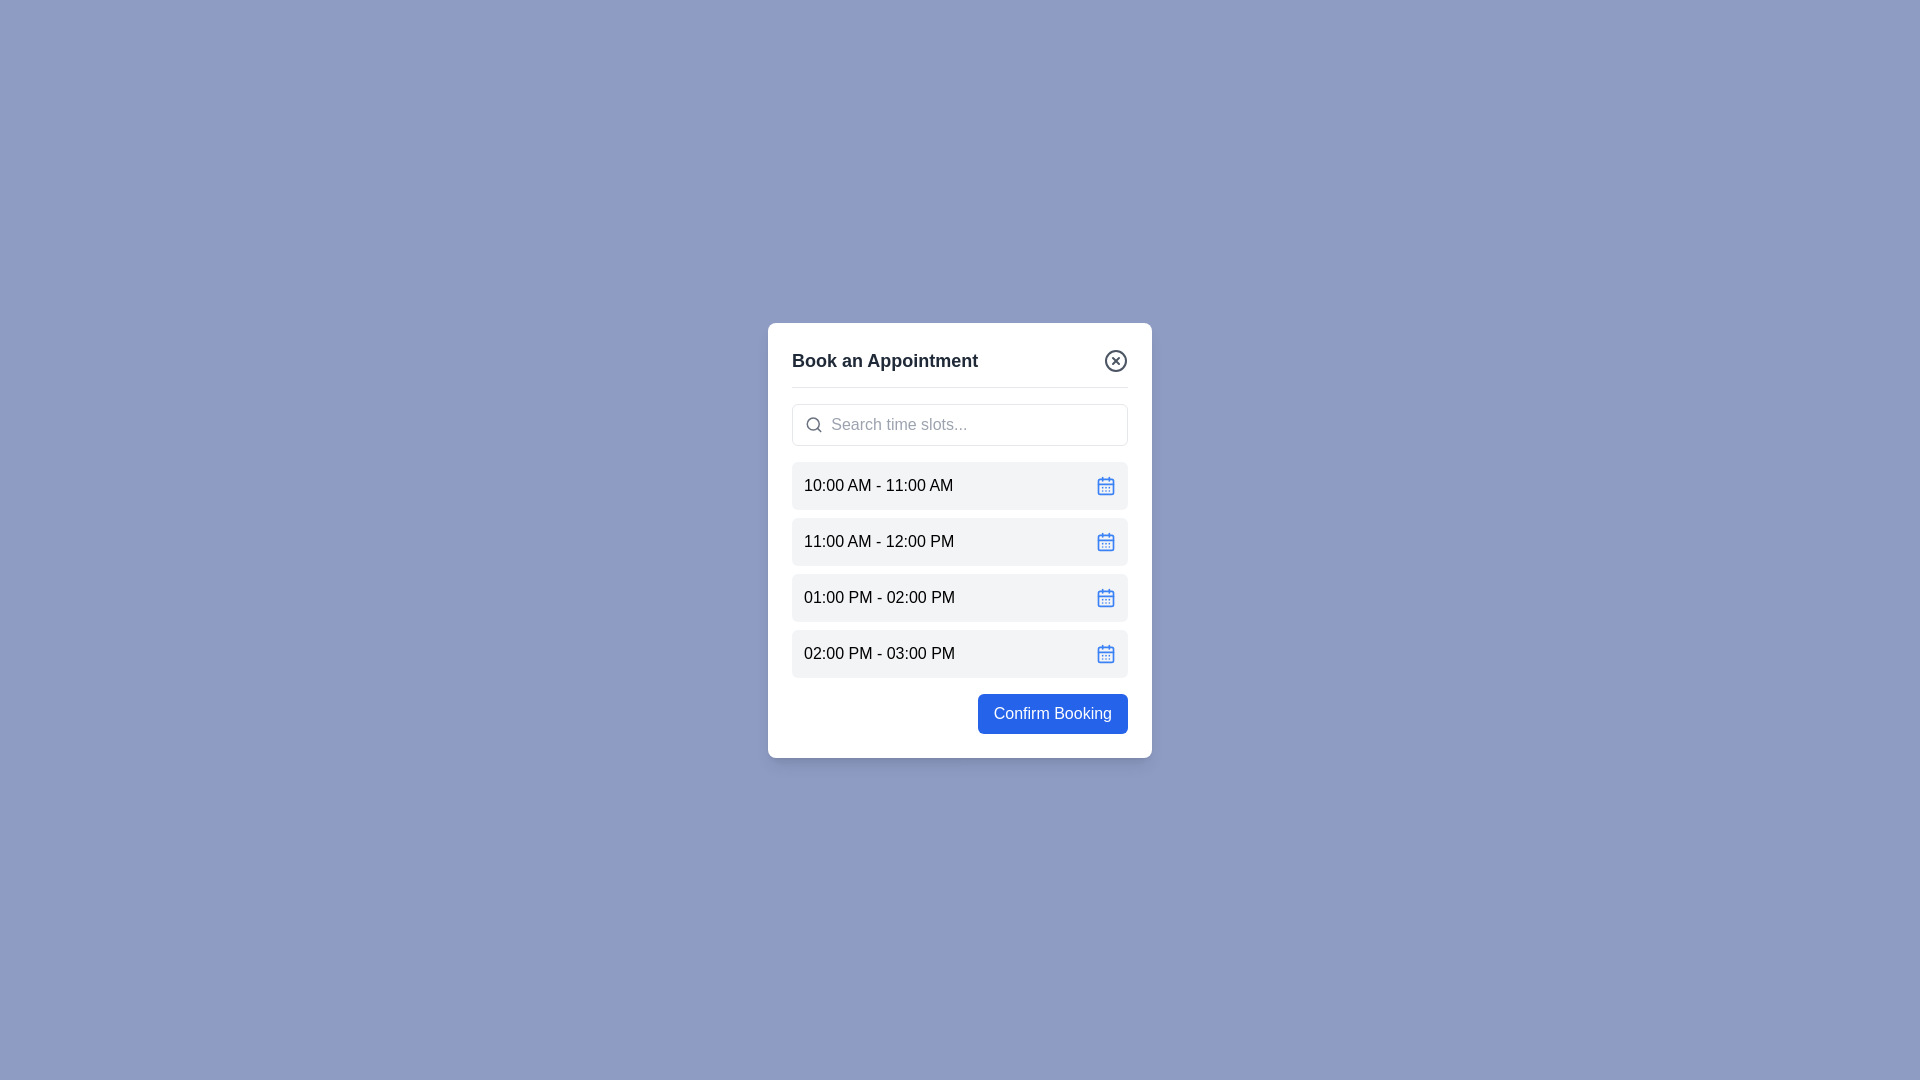 The image size is (1920, 1080). What do you see at coordinates (960, 541) in the screenshot?
I see `the time slot labeled 11:00 AM - 12:00 PM` at bounding box center [960, 541].